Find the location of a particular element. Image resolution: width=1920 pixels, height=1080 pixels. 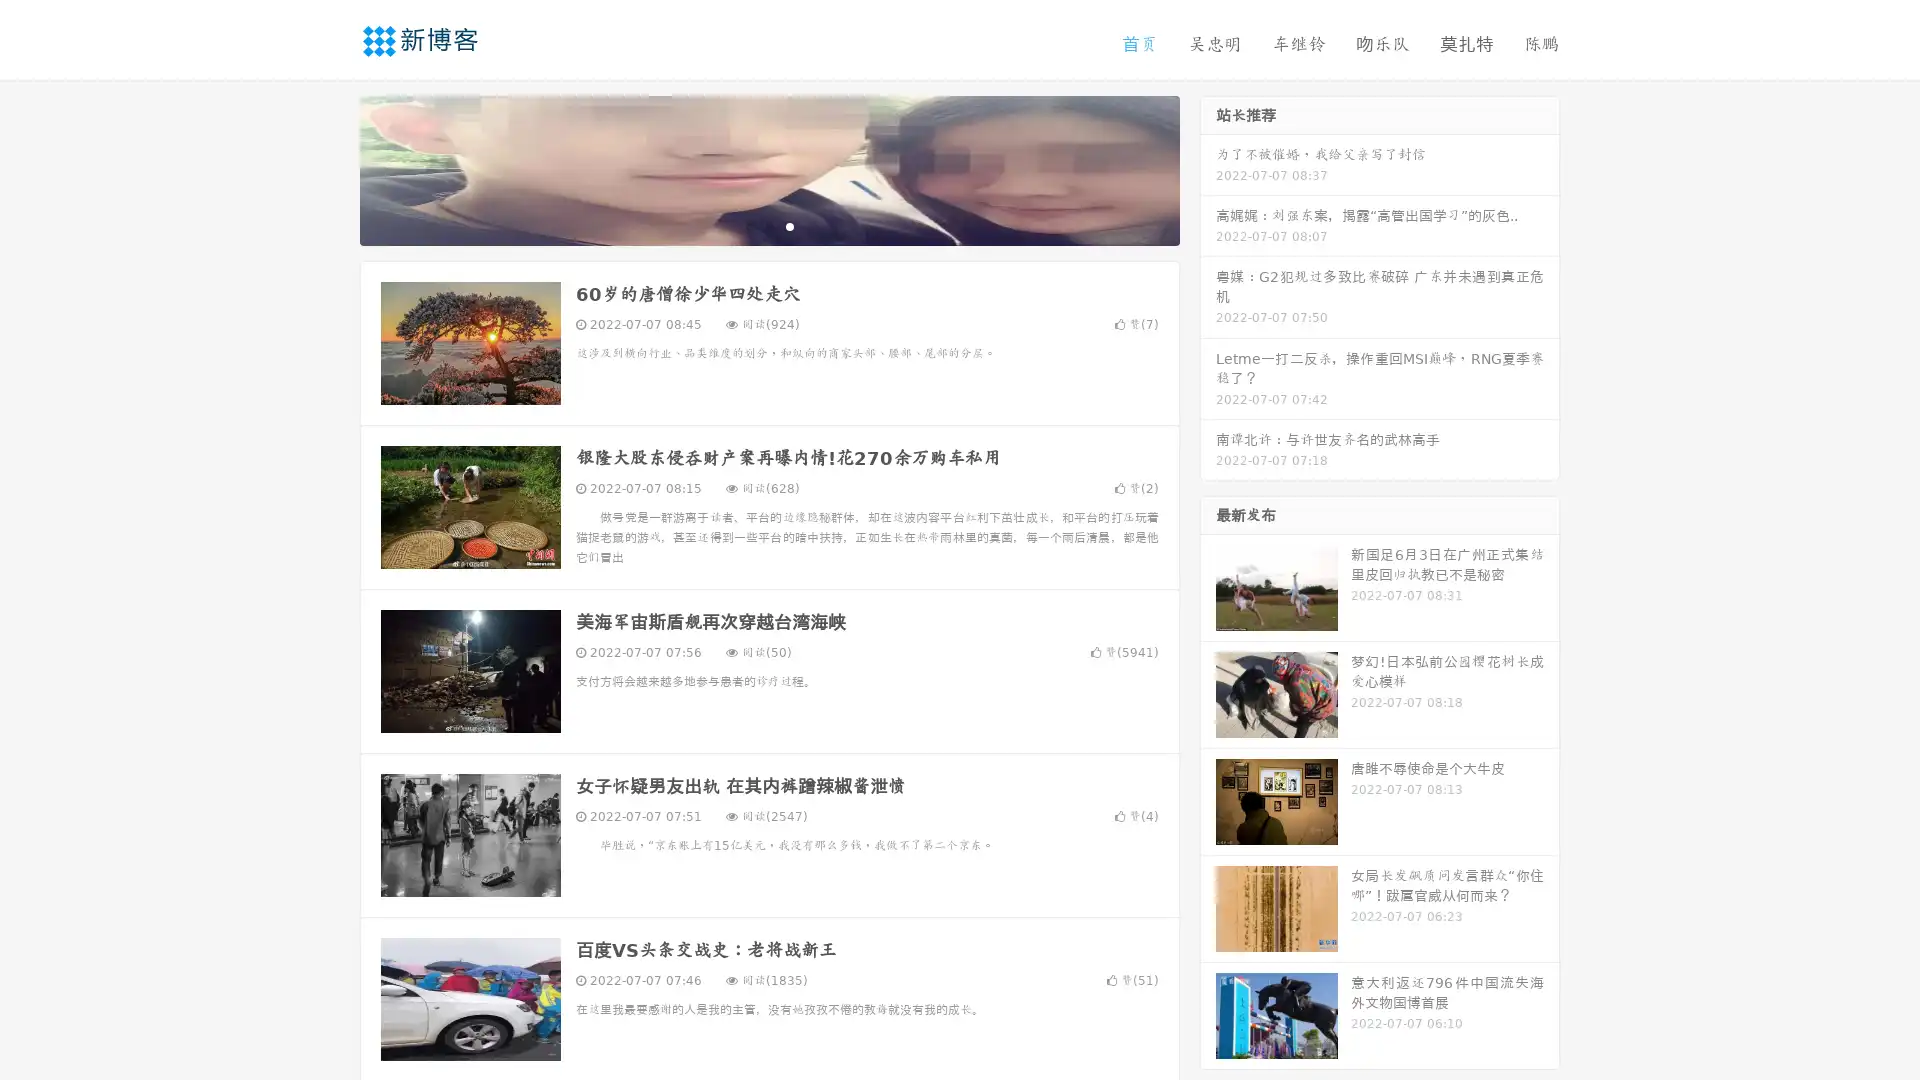

Go to slide 3 is located at coordinates (789, 225).